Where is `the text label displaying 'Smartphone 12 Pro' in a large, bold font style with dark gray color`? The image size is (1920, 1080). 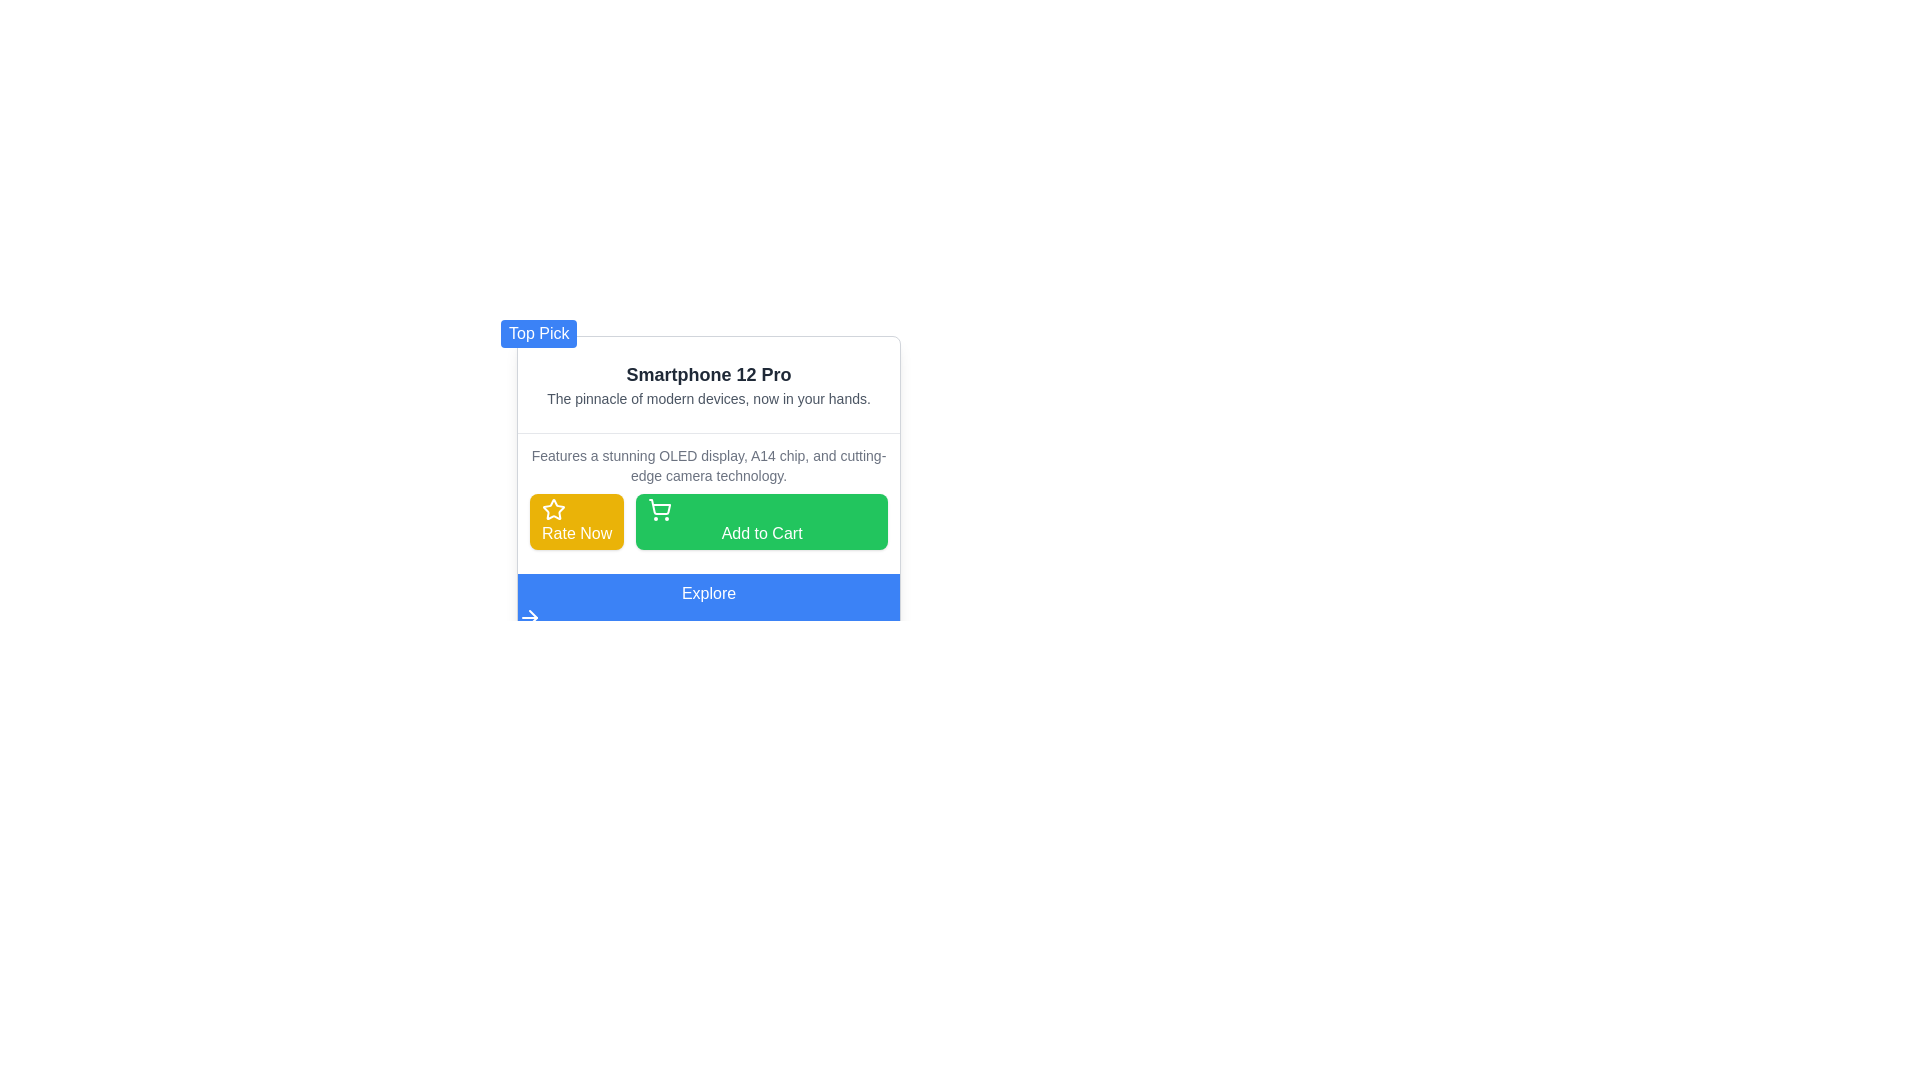 the text label displaying 'Smartphone 12 Pro' in a large, bold font style with dark gray color is located at coordinates (709, 374).